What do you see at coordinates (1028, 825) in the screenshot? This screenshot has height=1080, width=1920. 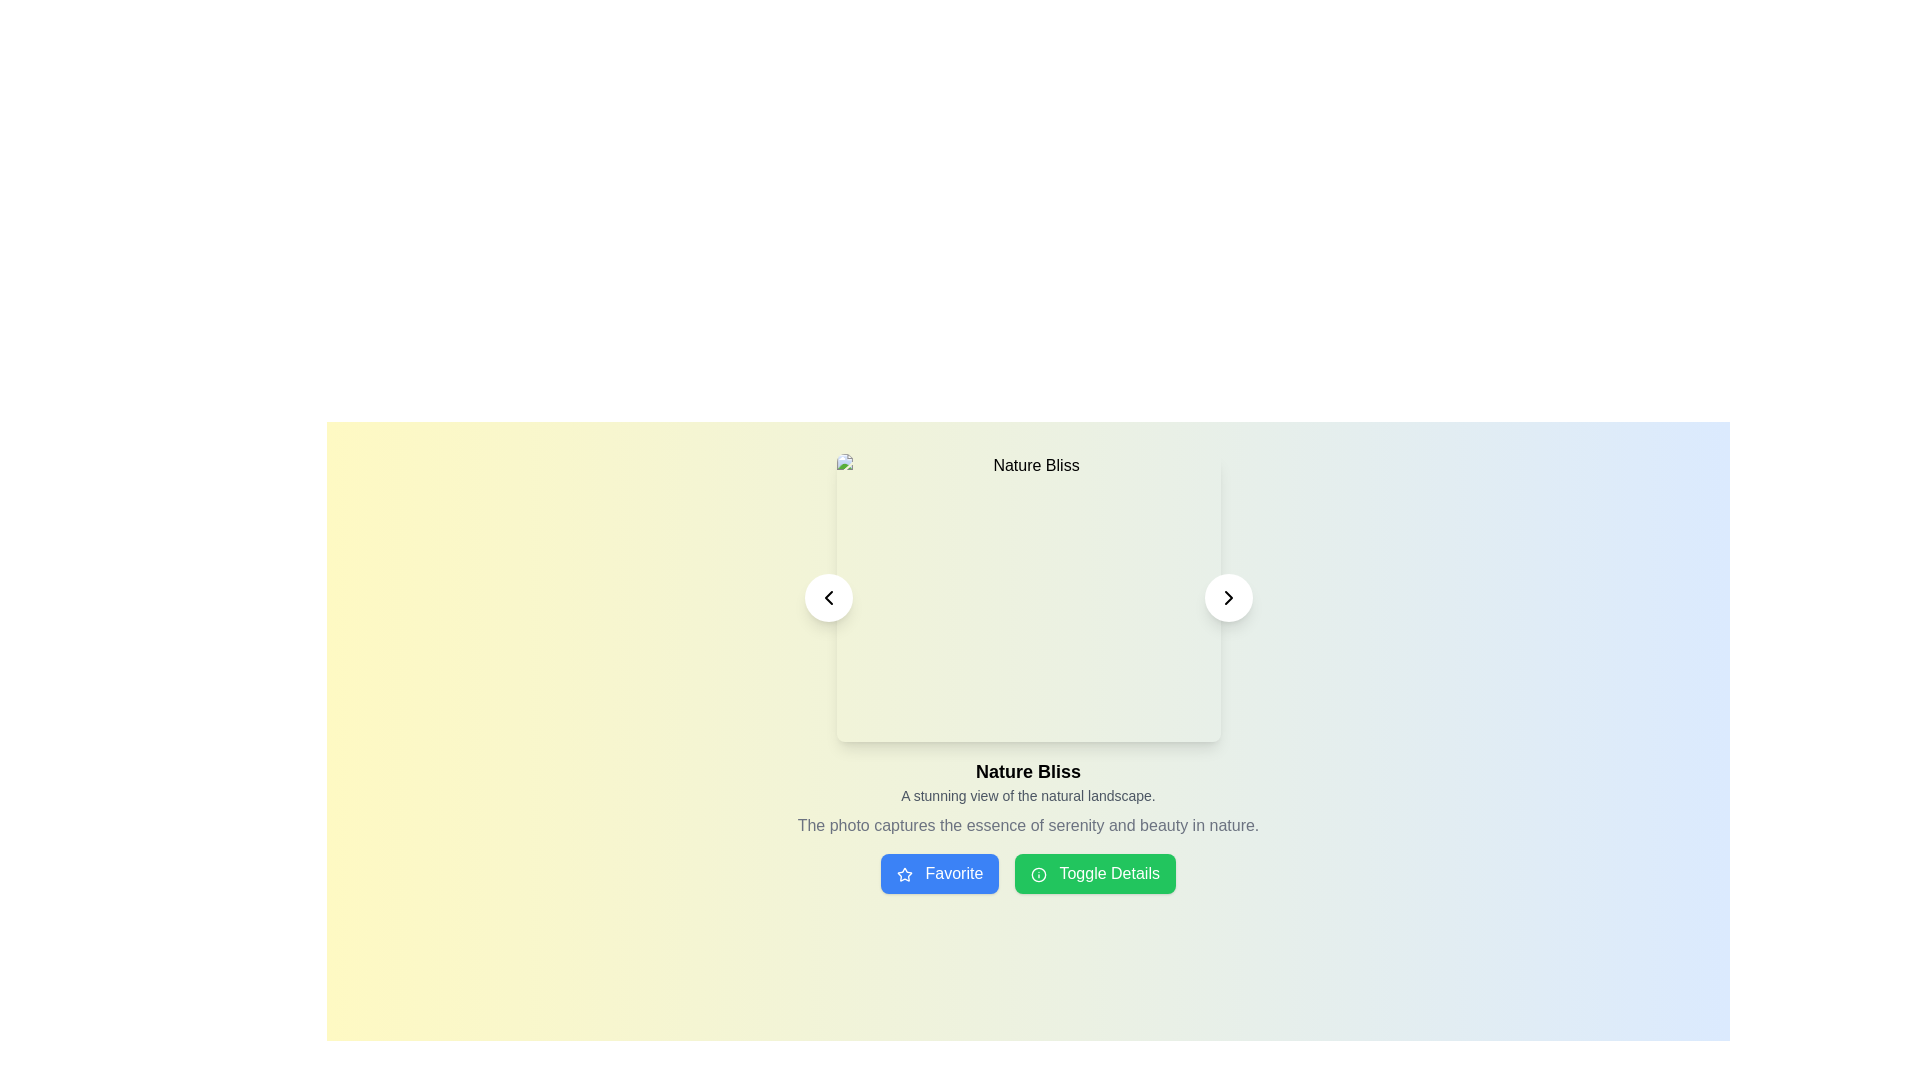 I see `text label that provides additional descriptive context about the nature-themed content, located below the title 'A stunning view of the natural landscape.' and above the buttons labeled 'Favorite' and 'Toggle Details.'` at bounding box center [1028, 825].